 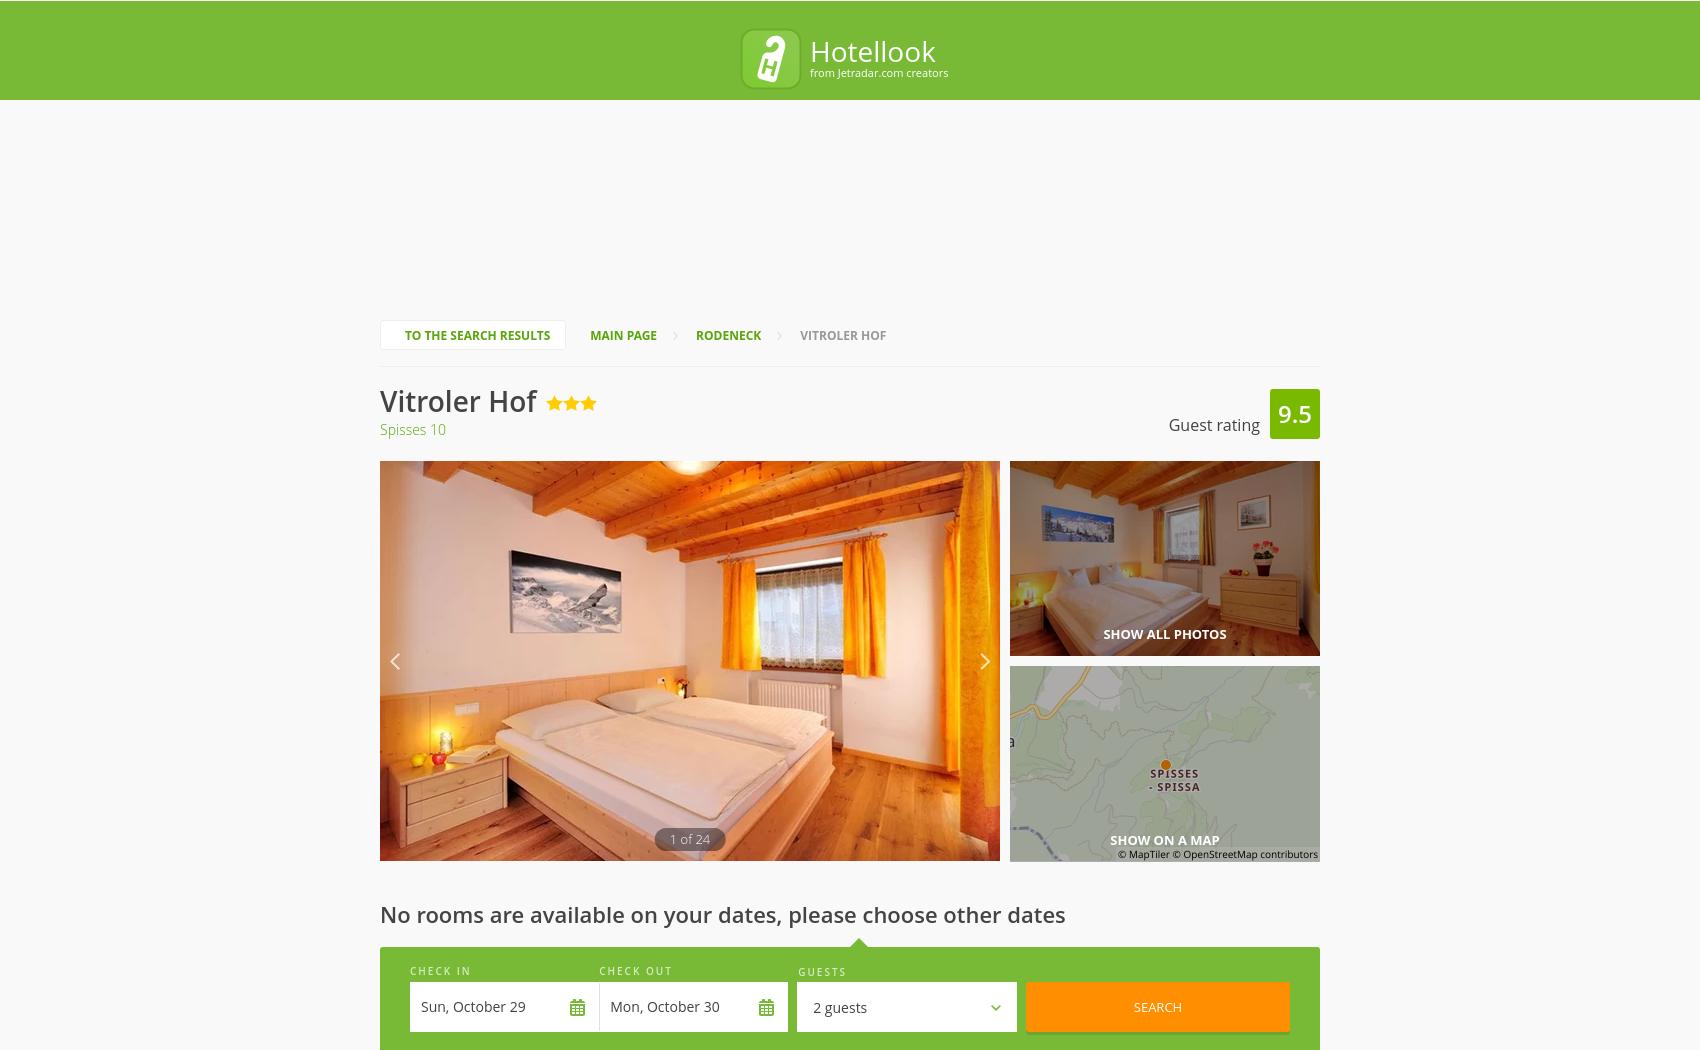 I want to click on 'All reviews', so click(x=617, y=942).